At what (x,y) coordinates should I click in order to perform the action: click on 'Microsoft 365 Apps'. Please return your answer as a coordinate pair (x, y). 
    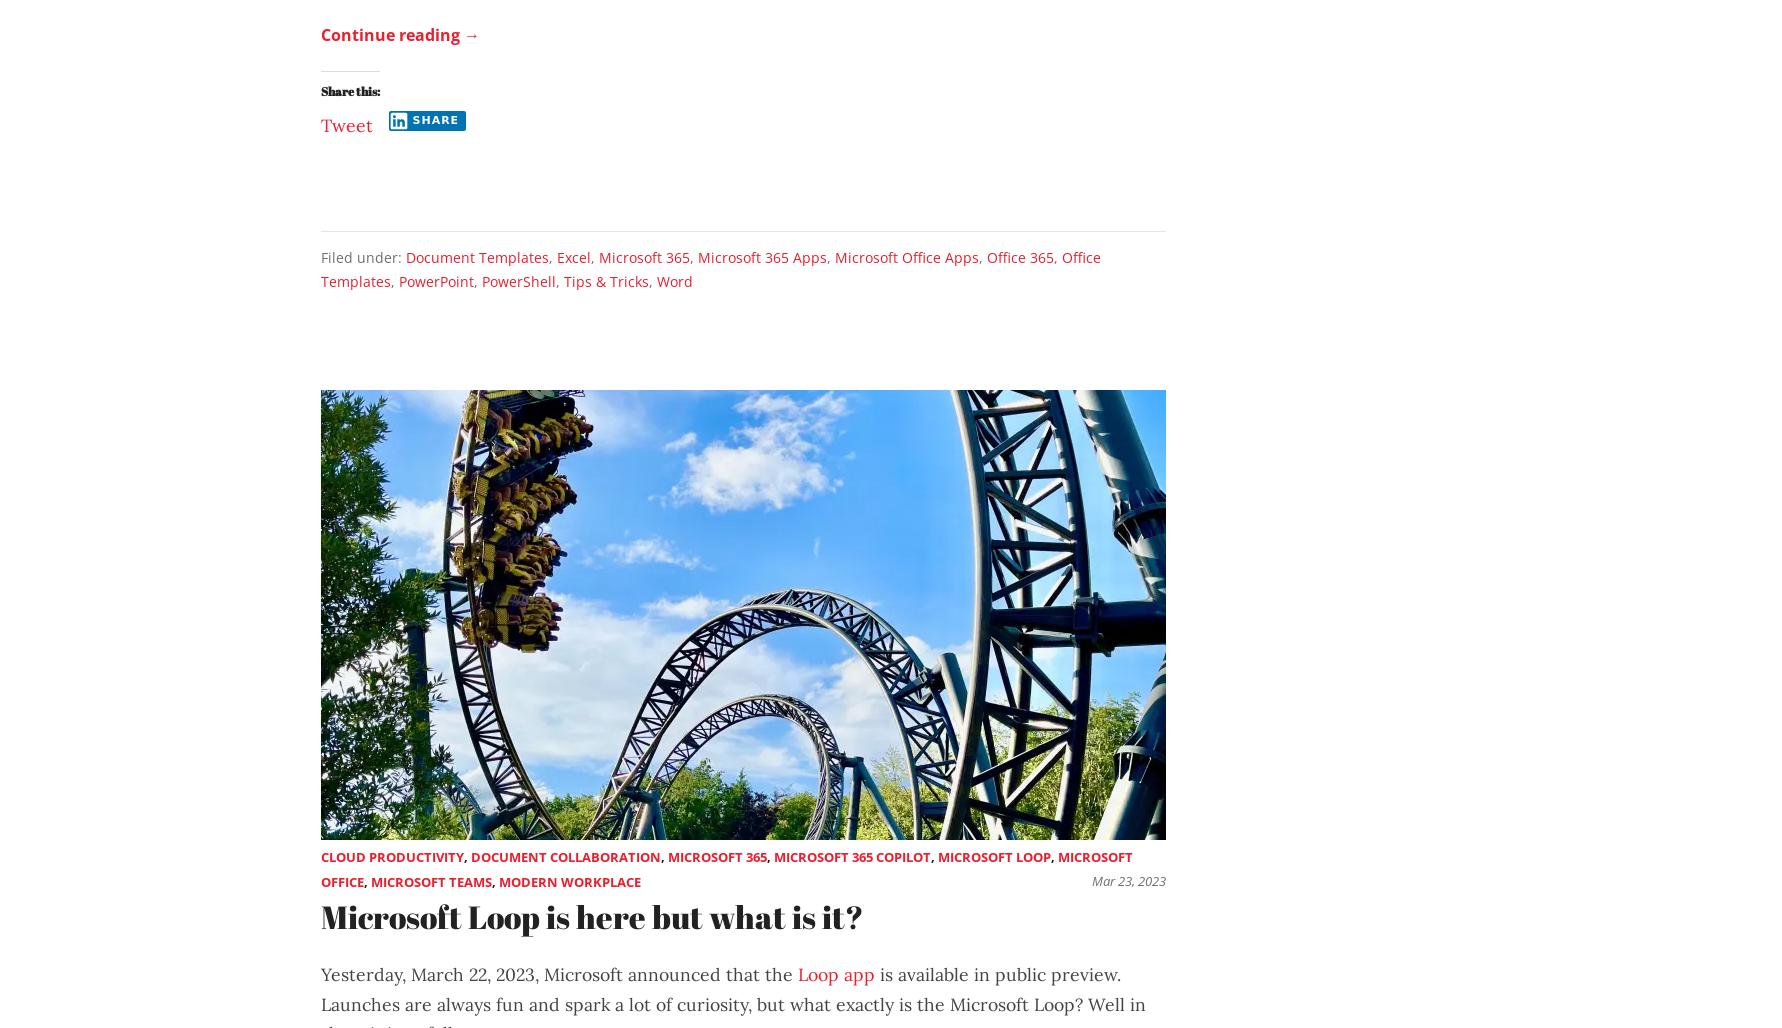
    Looking at the image, I should click on (697, 255).